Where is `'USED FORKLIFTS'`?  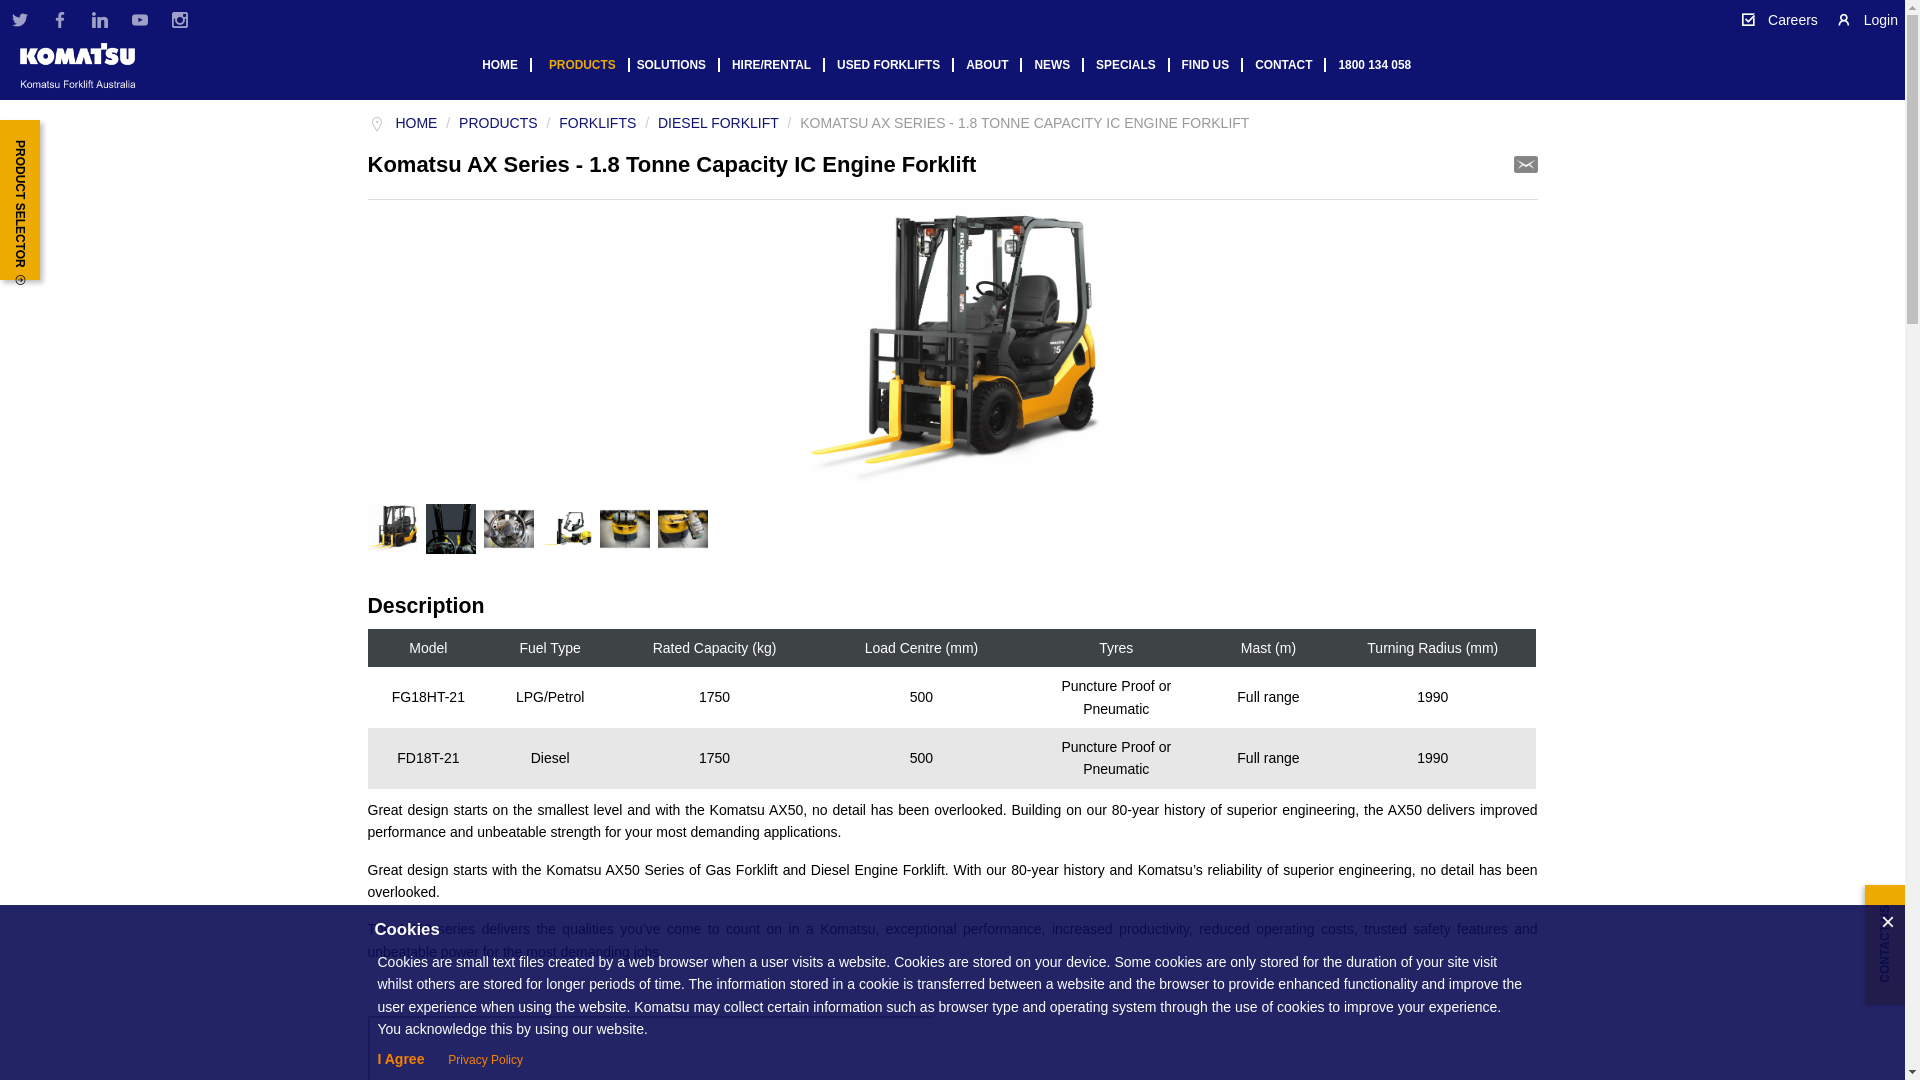
'USED FORKLIFTS' is located at coordinates (894, 64).